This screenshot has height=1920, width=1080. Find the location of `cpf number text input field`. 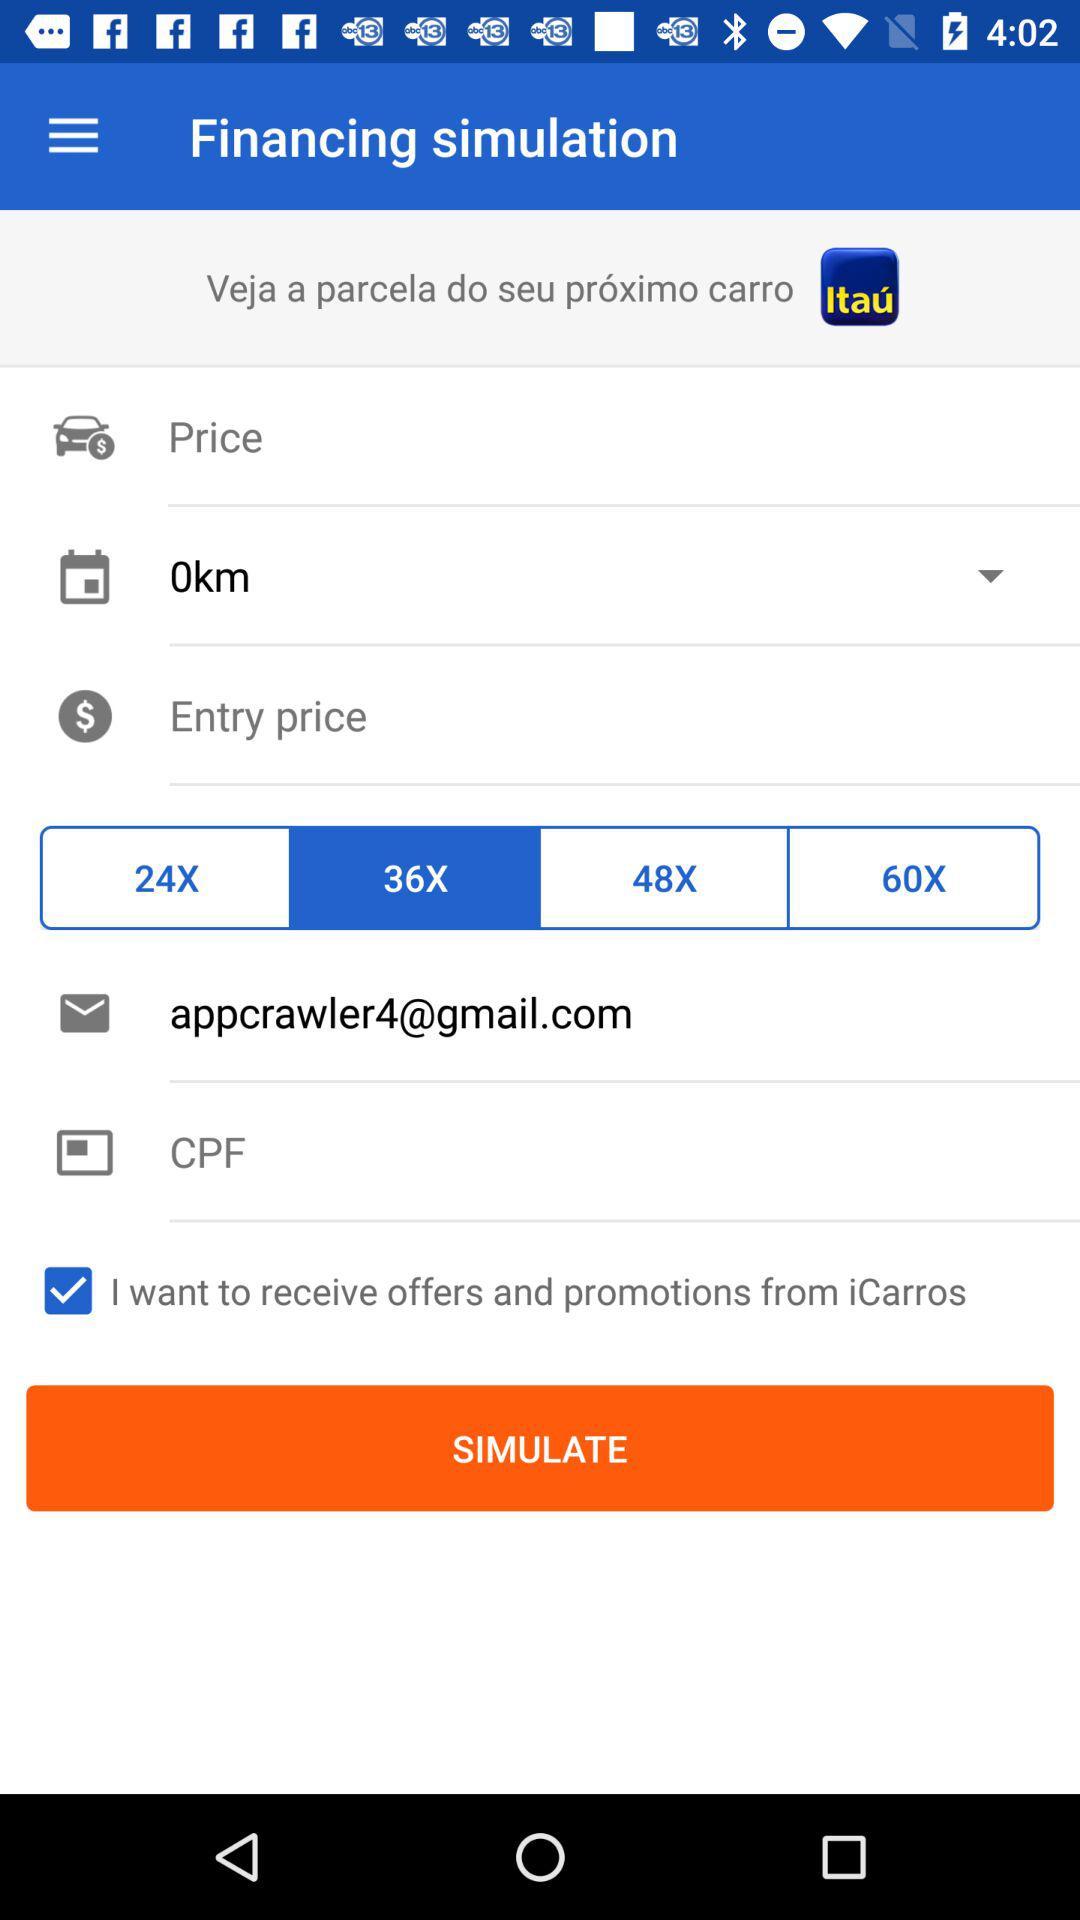

cpf number text input field is located at coordinates (623, 1151).